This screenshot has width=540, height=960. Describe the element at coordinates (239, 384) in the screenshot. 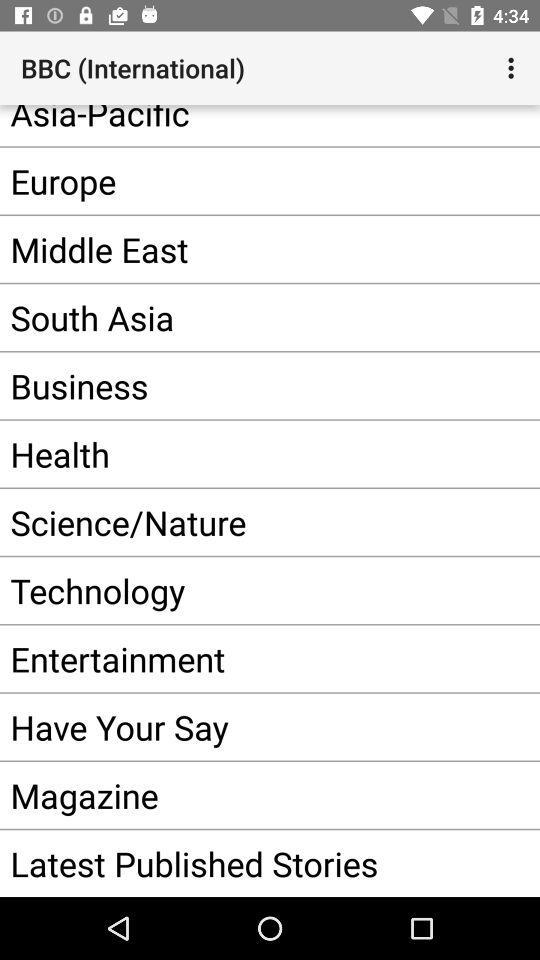

I see `business` at that location.